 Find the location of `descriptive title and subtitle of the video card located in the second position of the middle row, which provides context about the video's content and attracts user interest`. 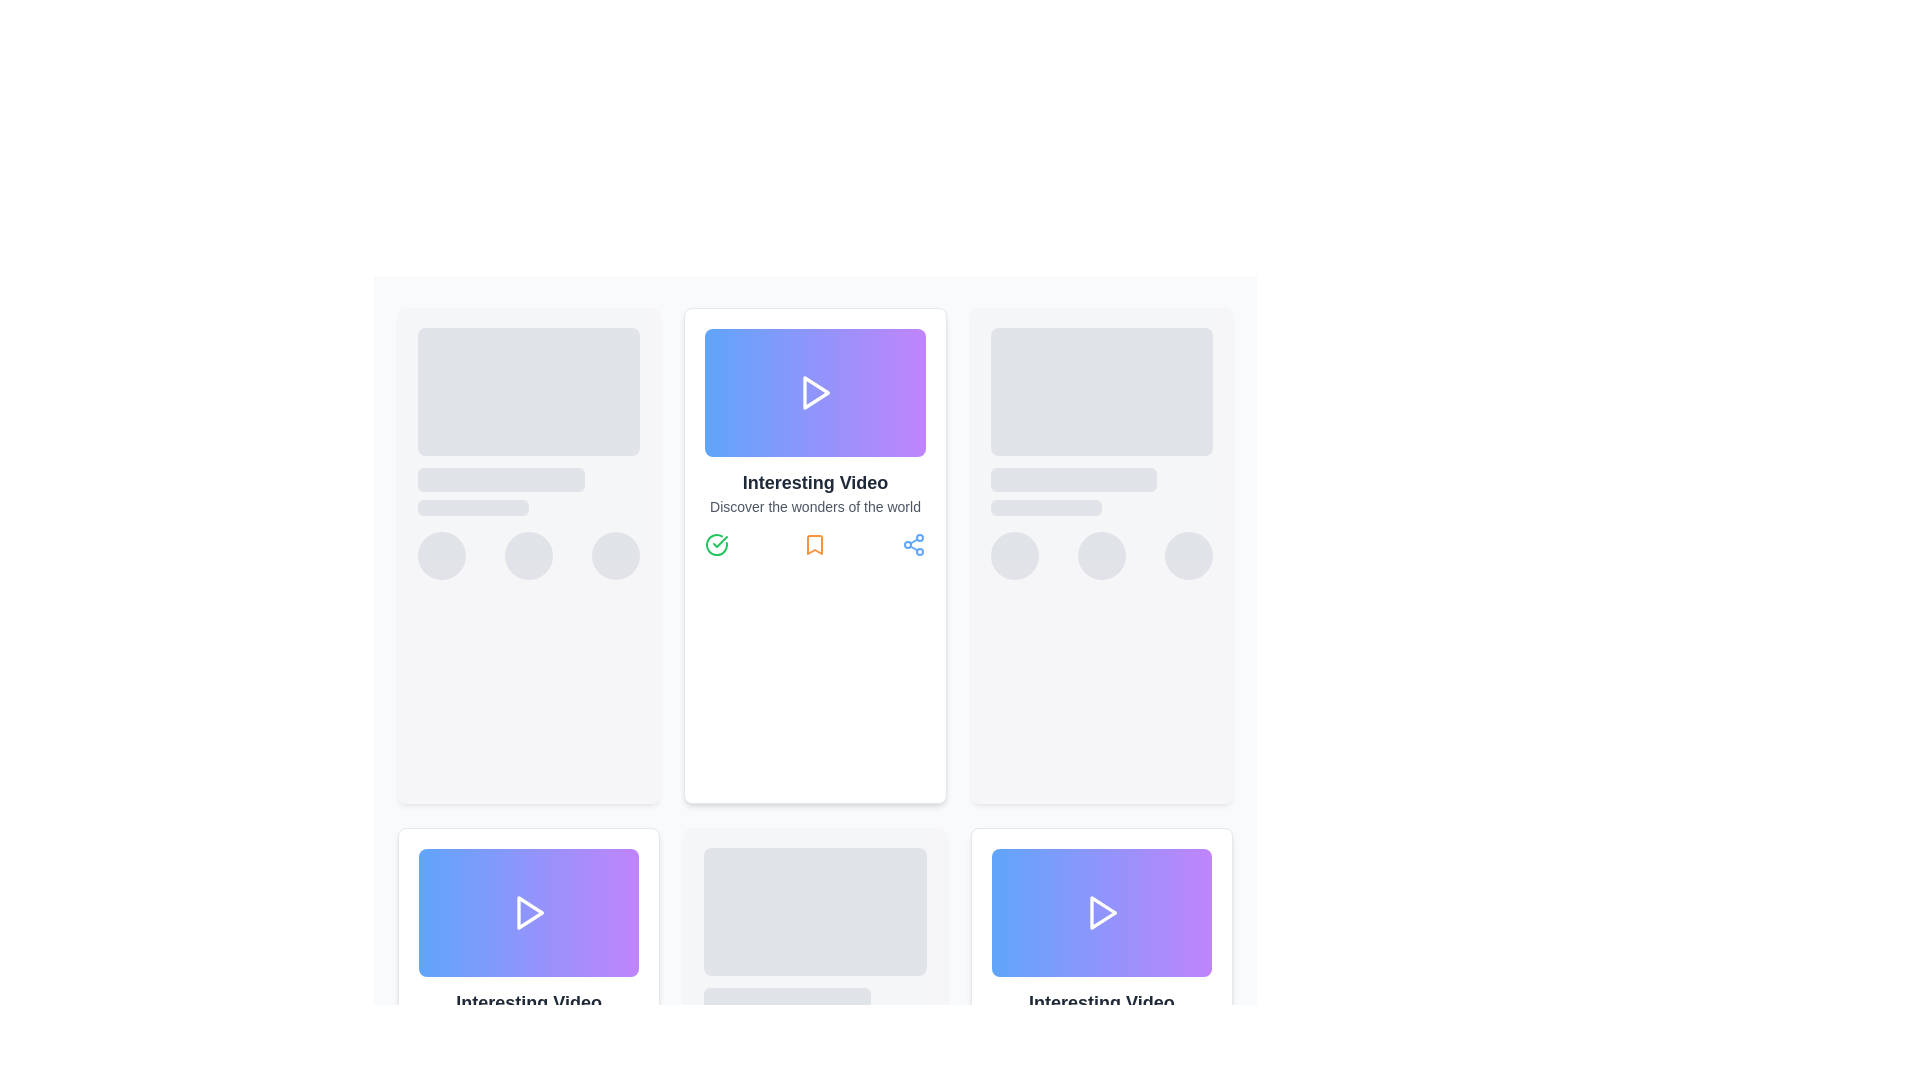

descriptive title and subtitle of the video card located in the second position of the middle row, which provides context about the video's content and attracts user interest is located at coordinates (529, 1013).